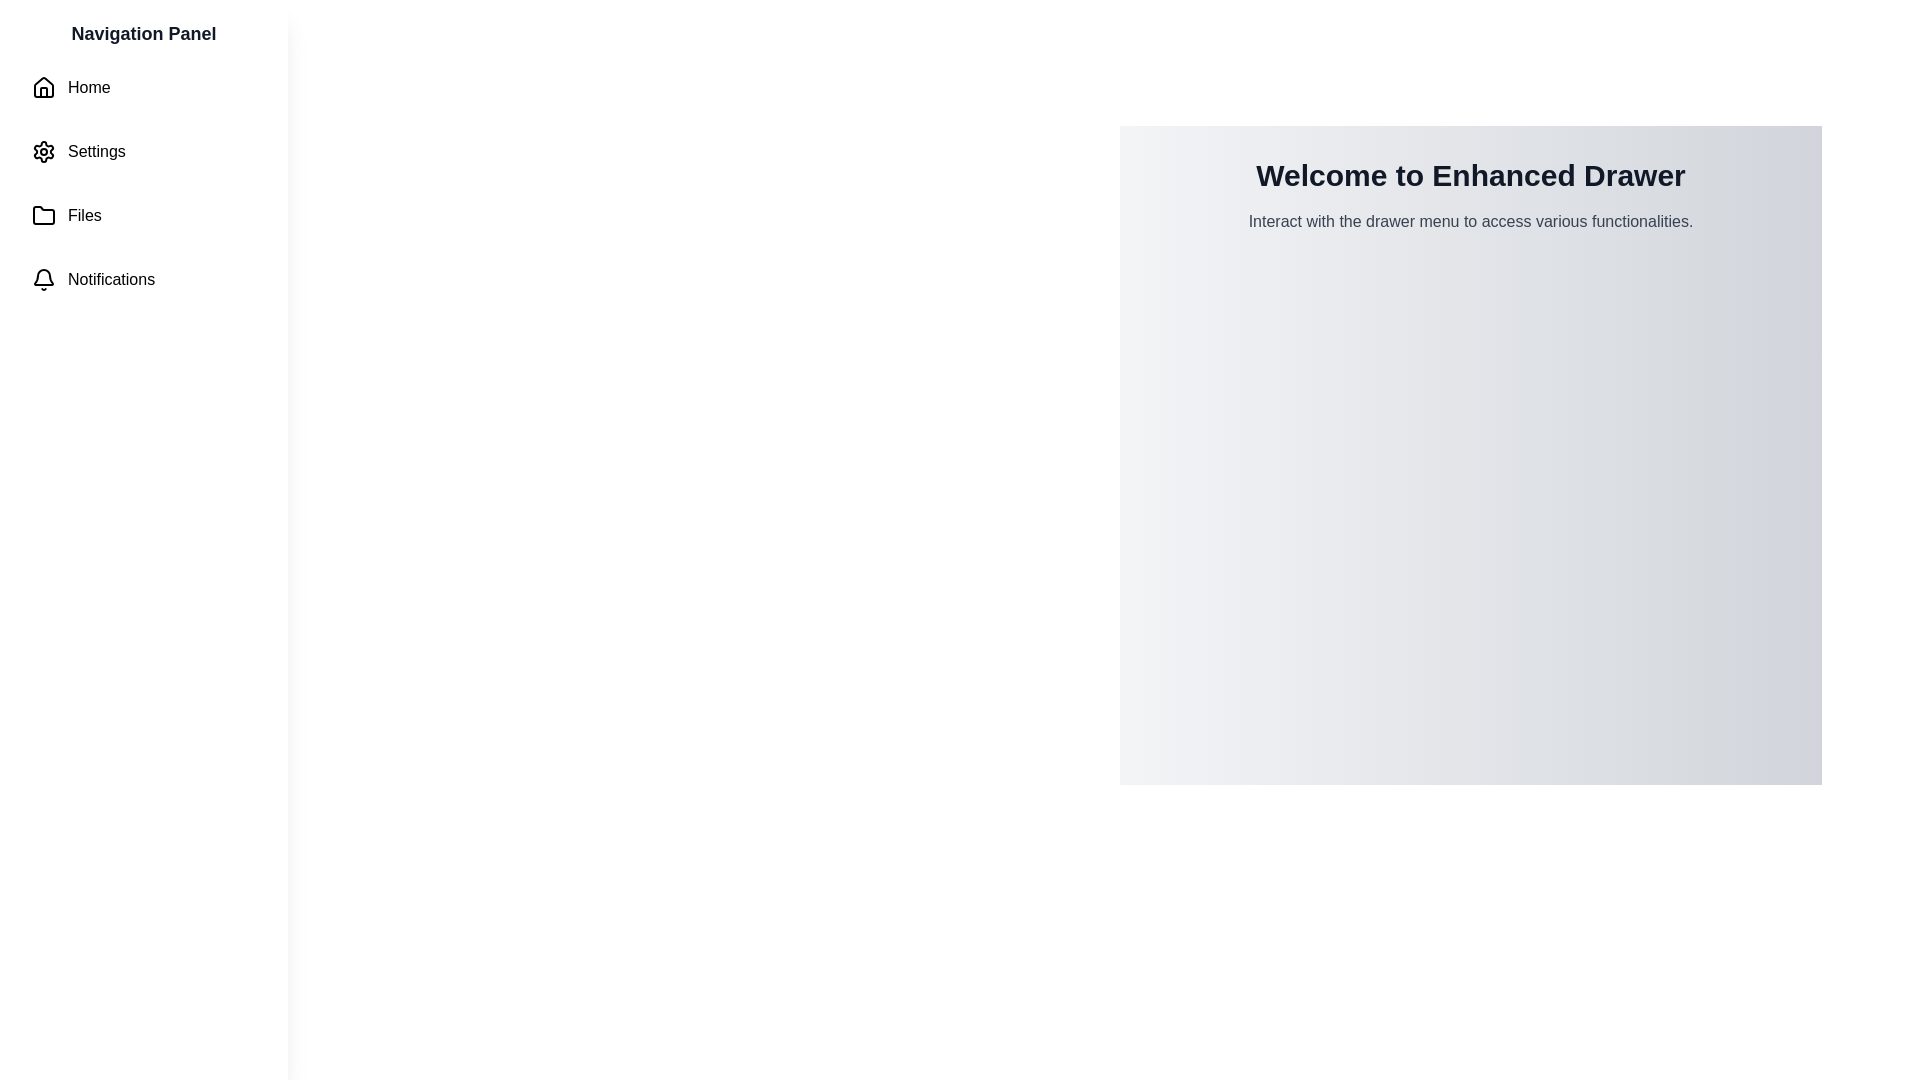 This screenshot has width=1920, height=1080. I want to click on the interactive button located at the top-left corner of the navigation section, so click(38, 38).